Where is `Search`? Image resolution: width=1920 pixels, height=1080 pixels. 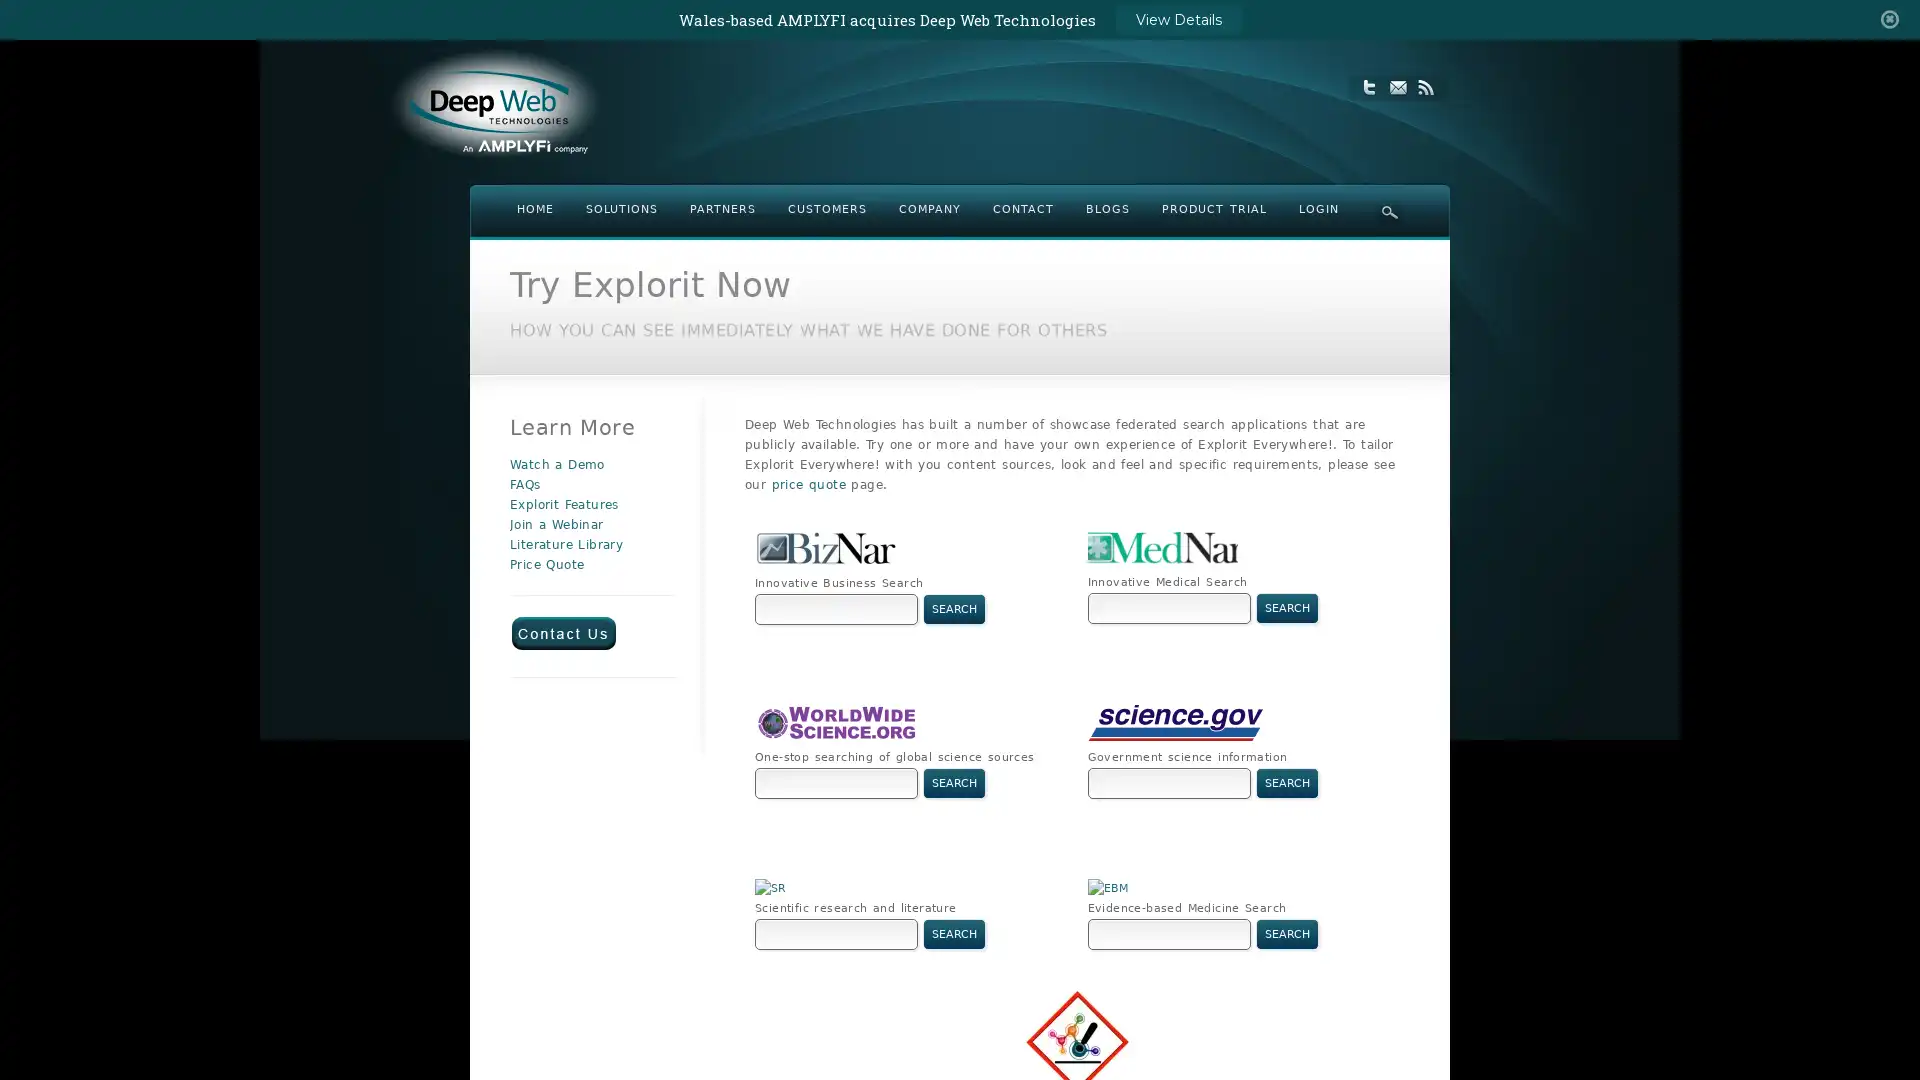
Search is located at coordinates (953, 607).